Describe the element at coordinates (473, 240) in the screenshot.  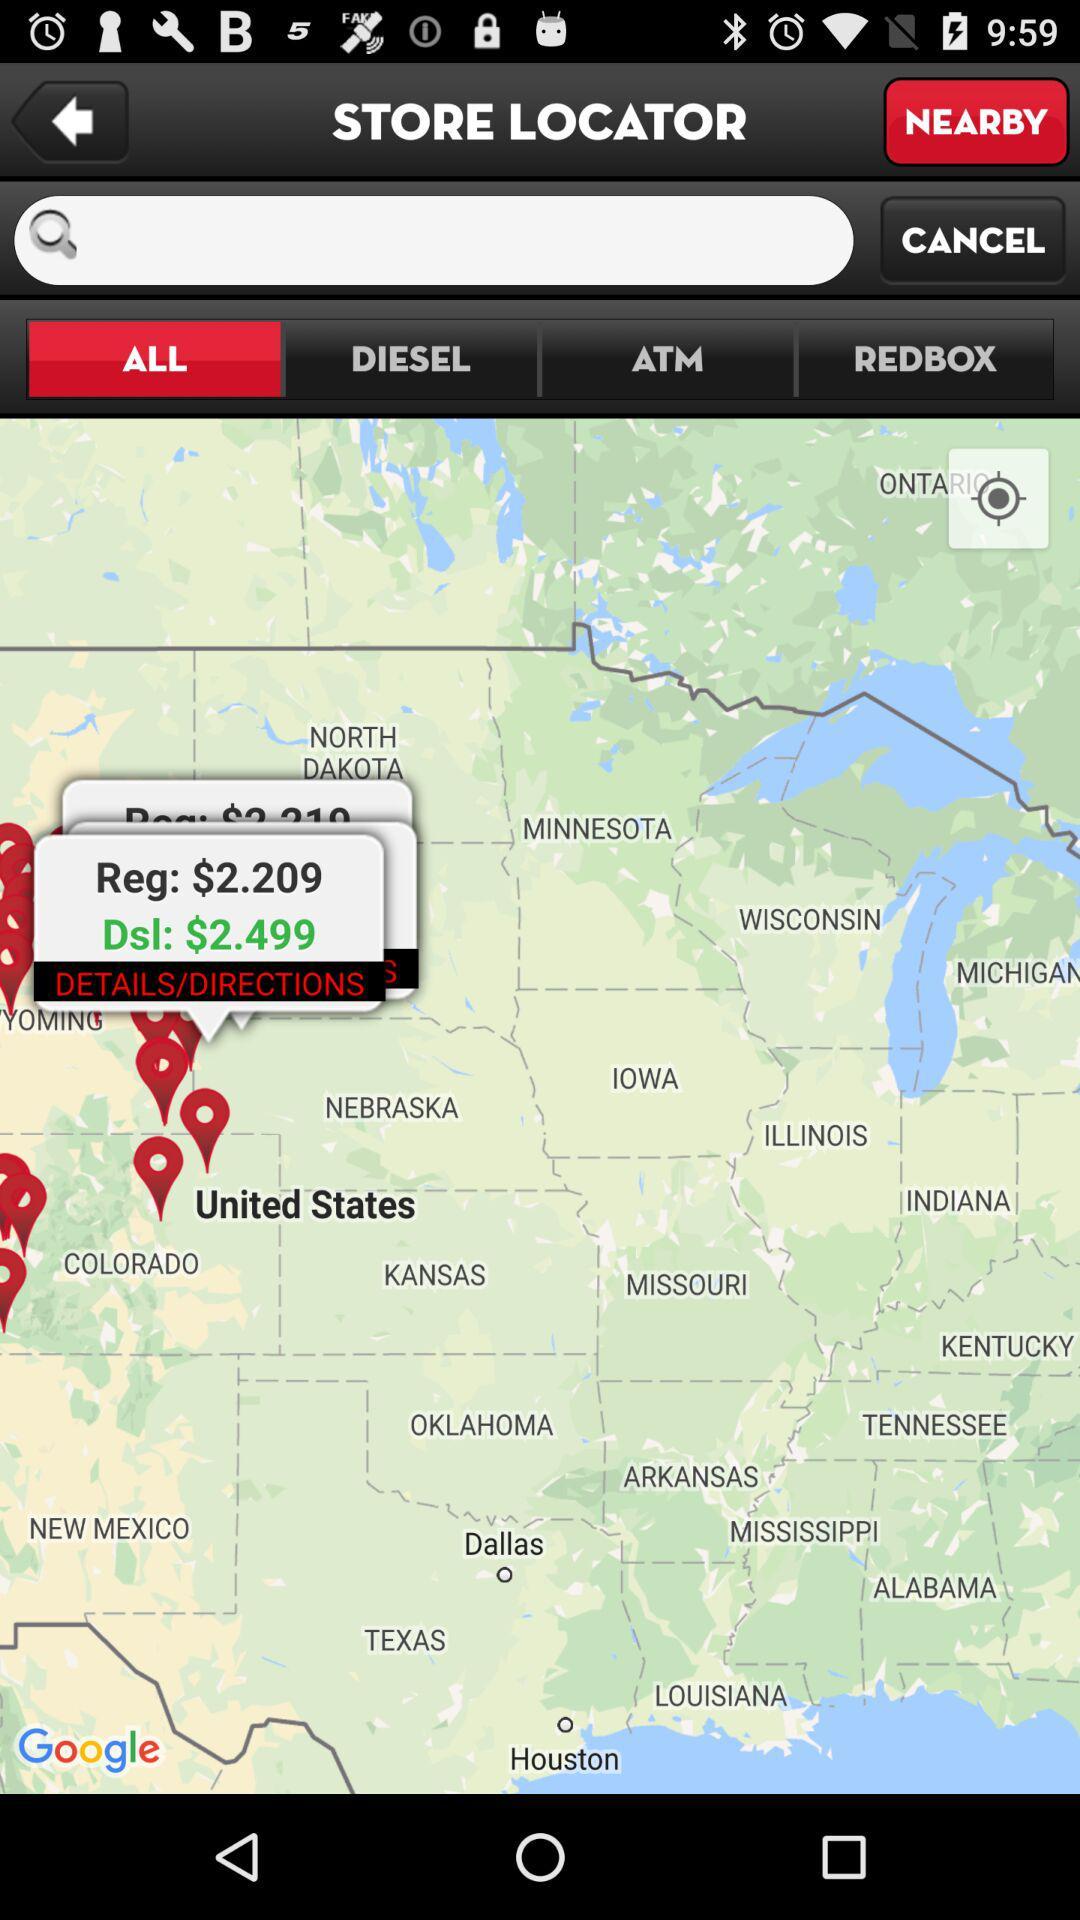
I see `search box` at that location.